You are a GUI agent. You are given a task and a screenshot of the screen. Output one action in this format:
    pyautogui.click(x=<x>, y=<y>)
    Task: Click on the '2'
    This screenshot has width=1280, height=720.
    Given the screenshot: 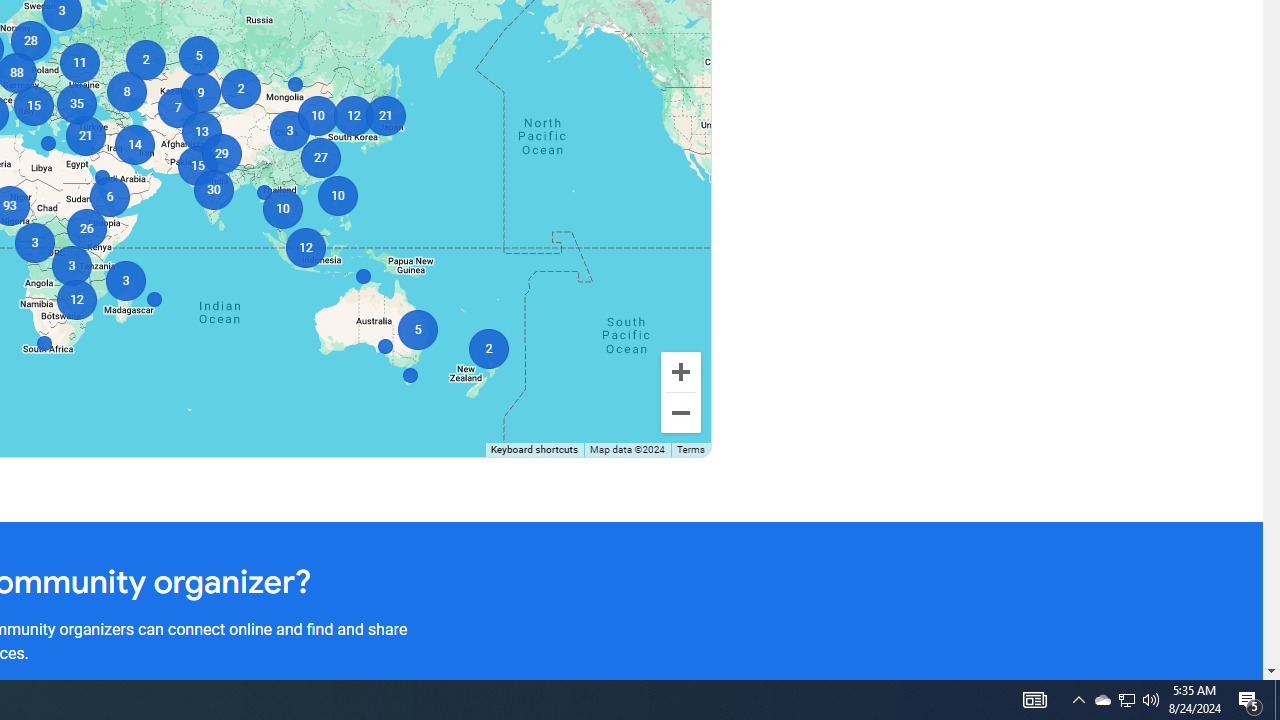 What is the action you would take?
    pyautogui.click(x=488, y=347)
    